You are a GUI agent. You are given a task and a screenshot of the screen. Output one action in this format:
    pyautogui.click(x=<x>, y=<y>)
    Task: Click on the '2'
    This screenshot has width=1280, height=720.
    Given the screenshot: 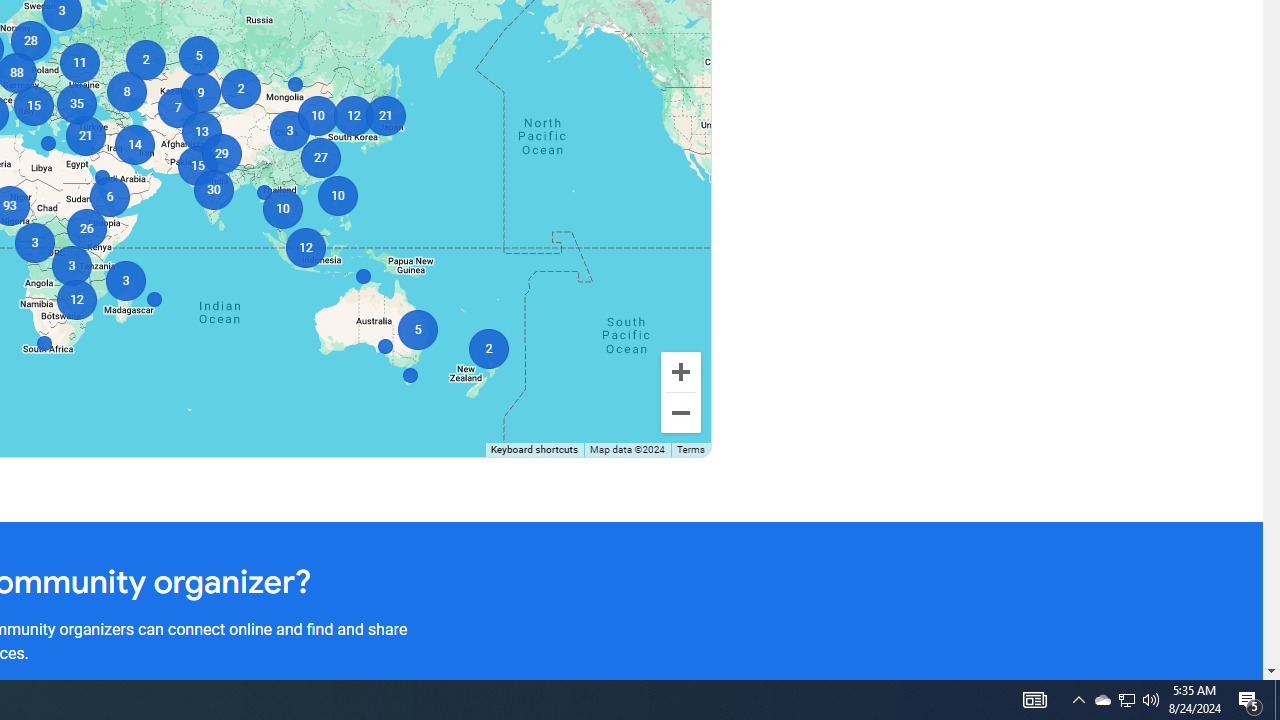 What is the action you would take?
    pyautogui.click(x=488, y=347)
    